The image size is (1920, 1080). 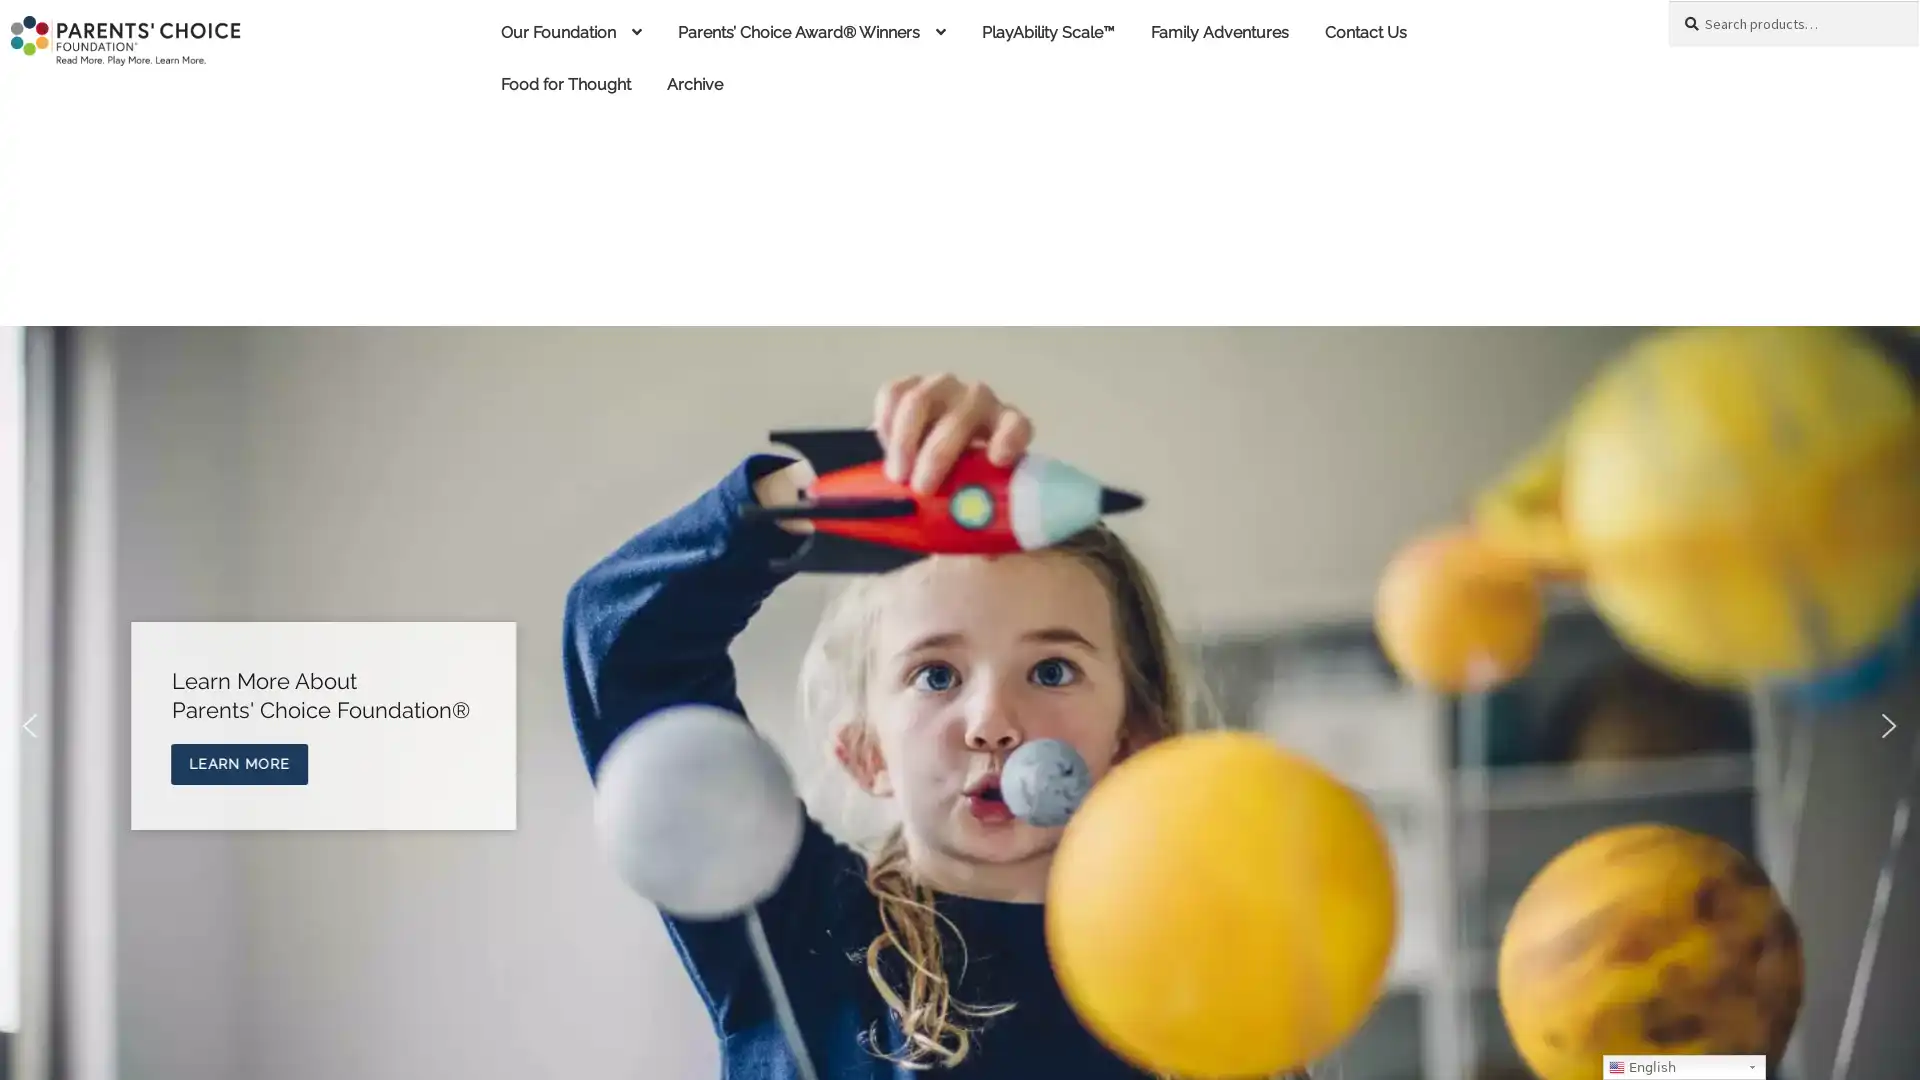 What do you see at coordinates (323, 725) in the screenshot?
I see `Explore Parents Choice Award Winners Explore` at bounding box center [323, 725].